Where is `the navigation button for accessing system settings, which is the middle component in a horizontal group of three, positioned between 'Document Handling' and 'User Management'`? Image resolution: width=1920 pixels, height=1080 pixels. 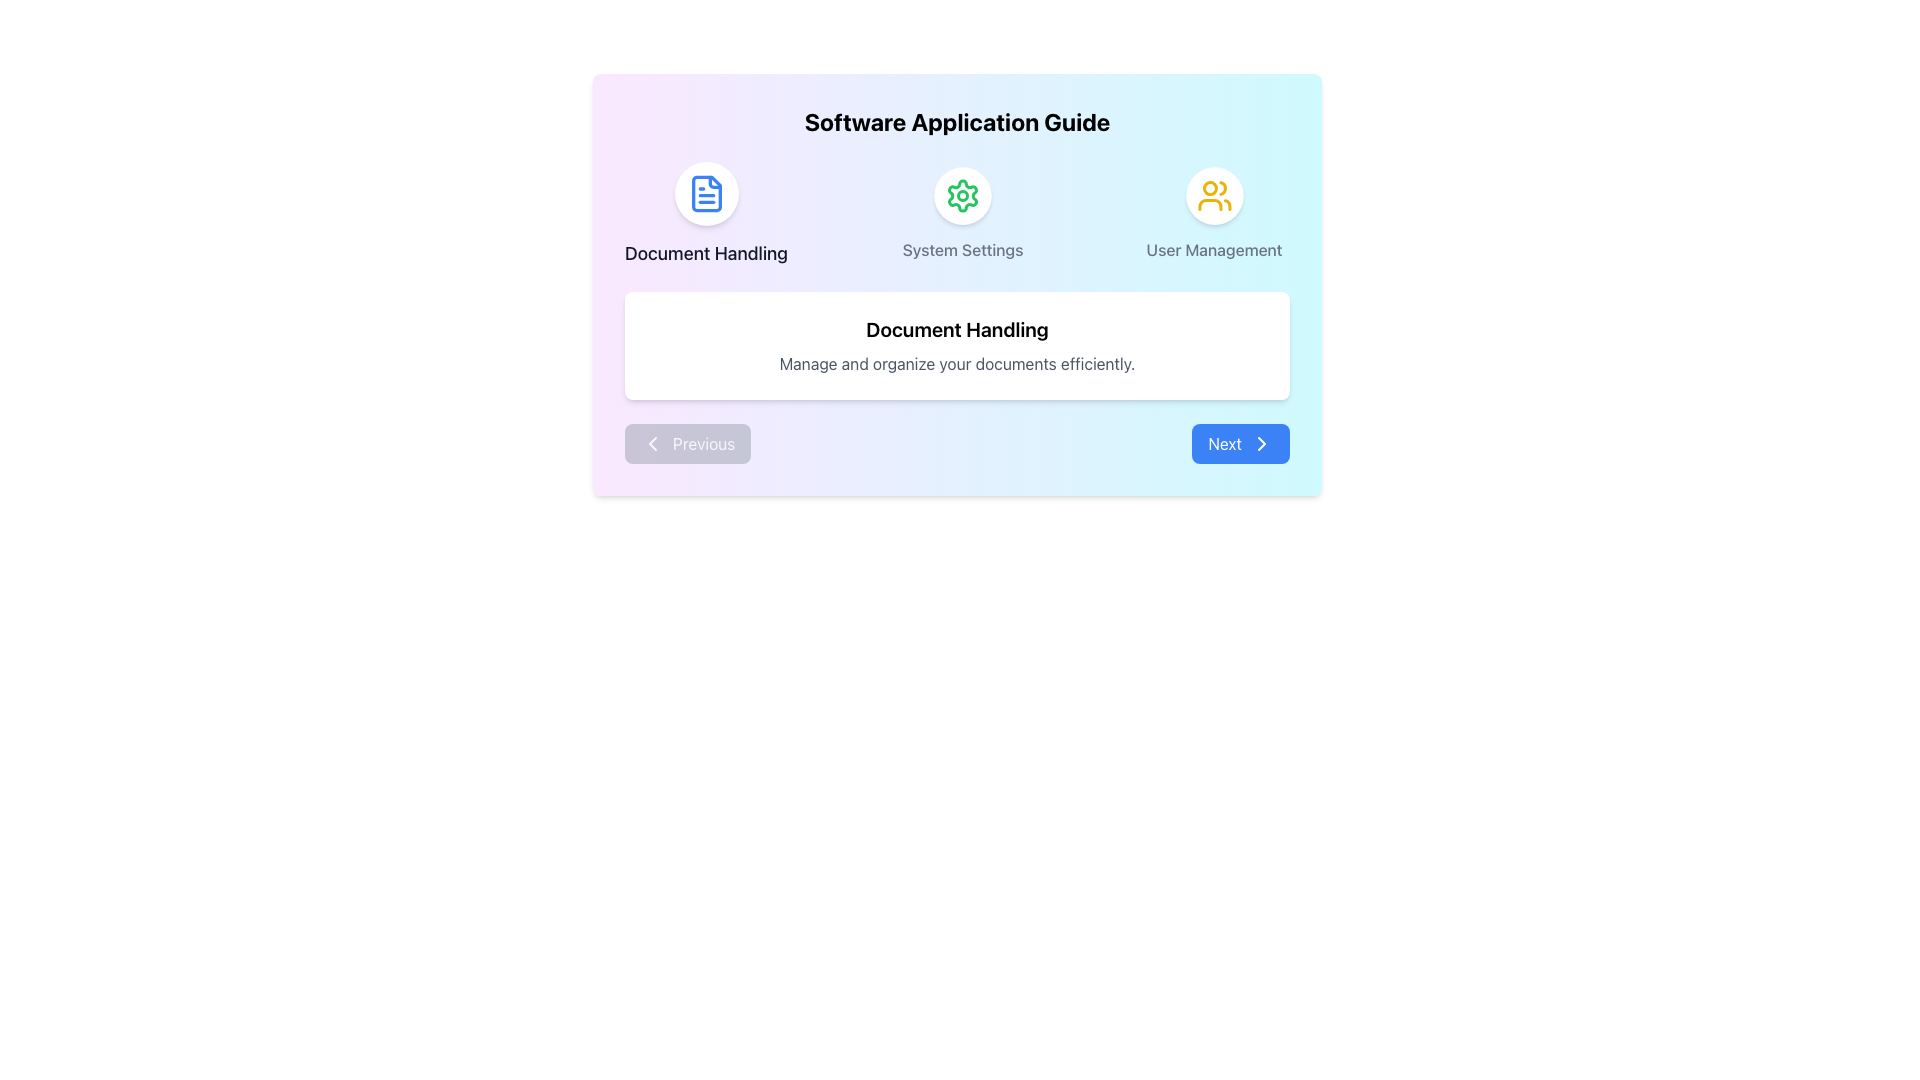
the navigation button for accessing system settings, which is the middle component in a horizontal group of three, positioned between 'Document Handling' and 'User Management' is located at coordinates (963, 215).